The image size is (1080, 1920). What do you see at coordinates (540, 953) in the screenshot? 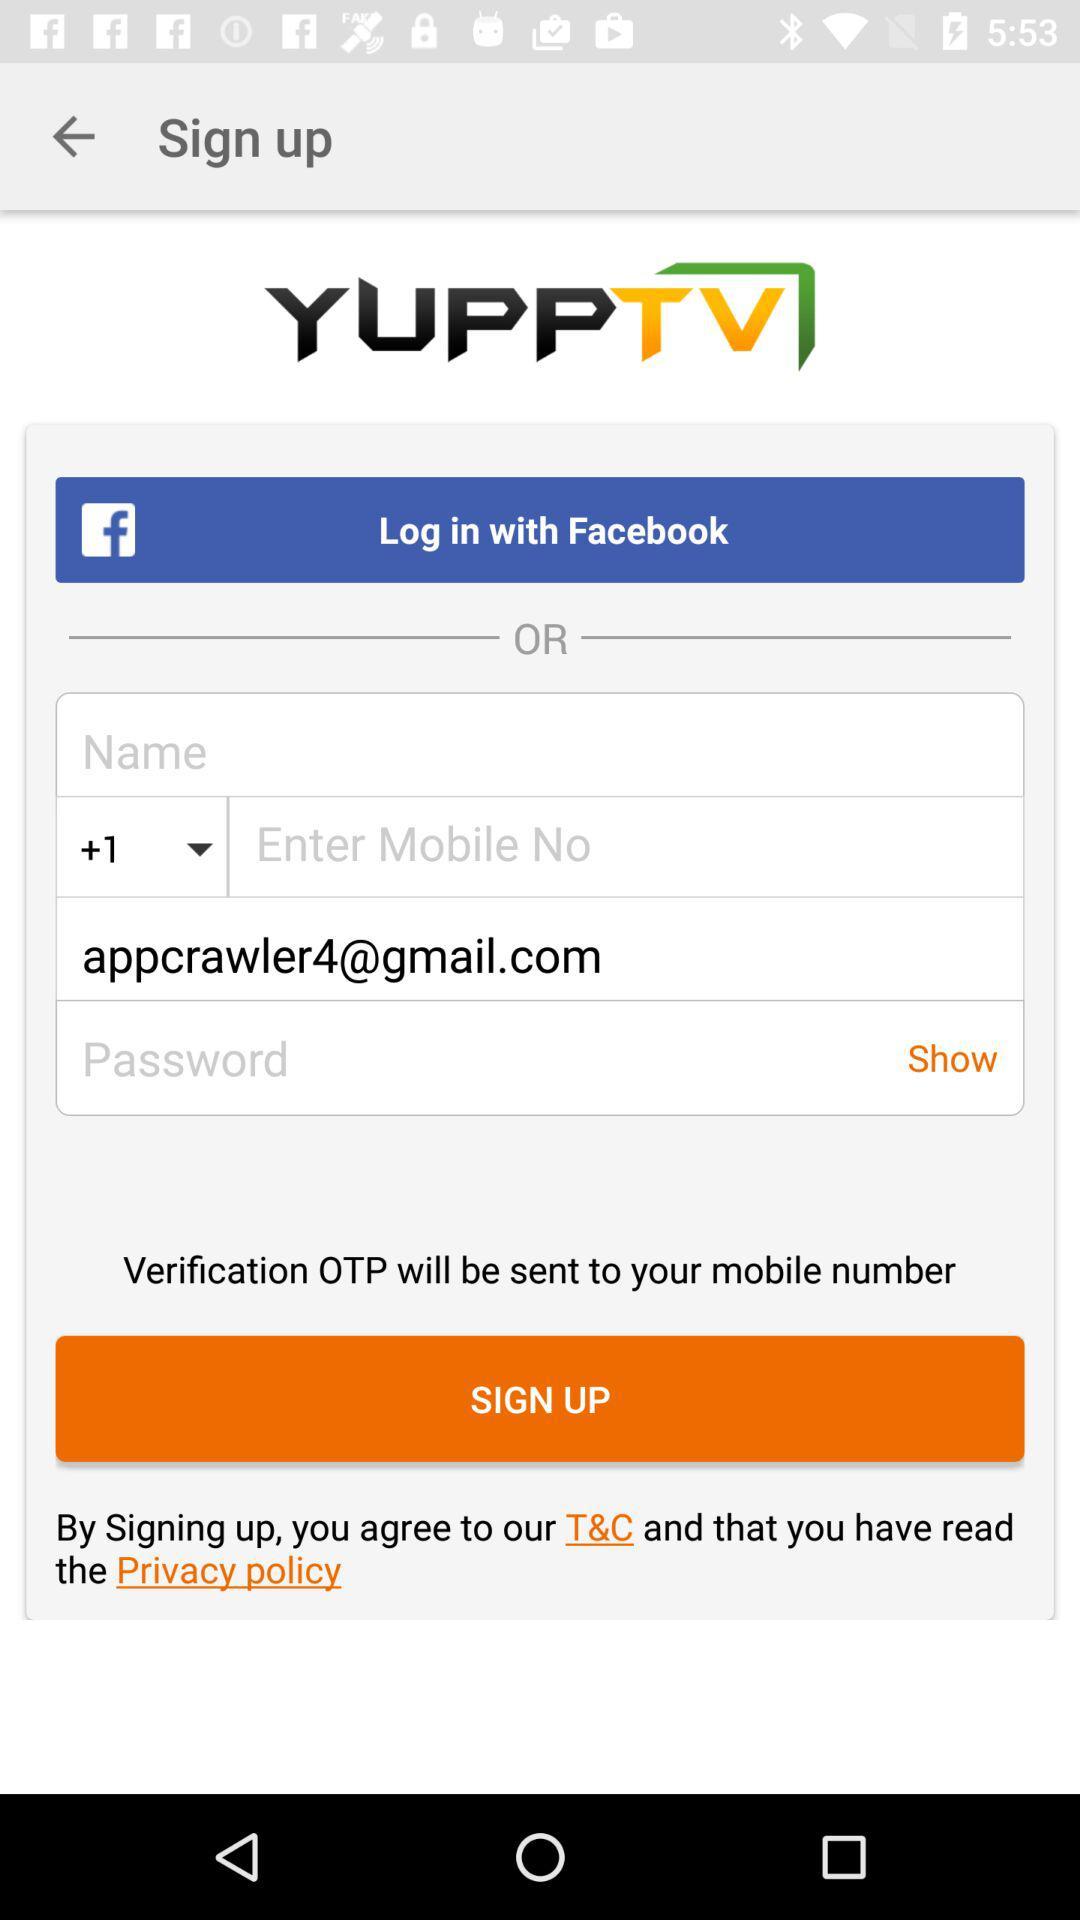
I see `icon above the verification otp will icon` at bounding box center [540, 953].